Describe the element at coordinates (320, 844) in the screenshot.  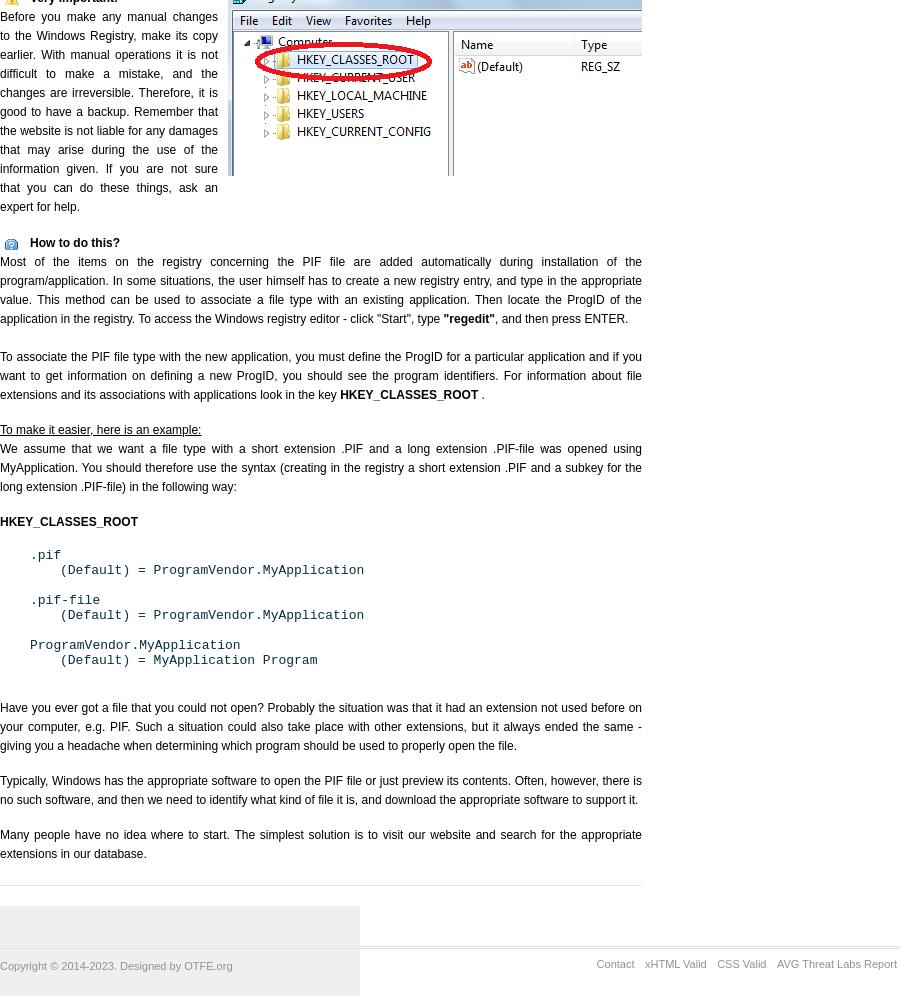
I see `'Many people have no idea where to start. The simplest solution is to visit our website and search for the appropriate extensions in our database.'` at that location.